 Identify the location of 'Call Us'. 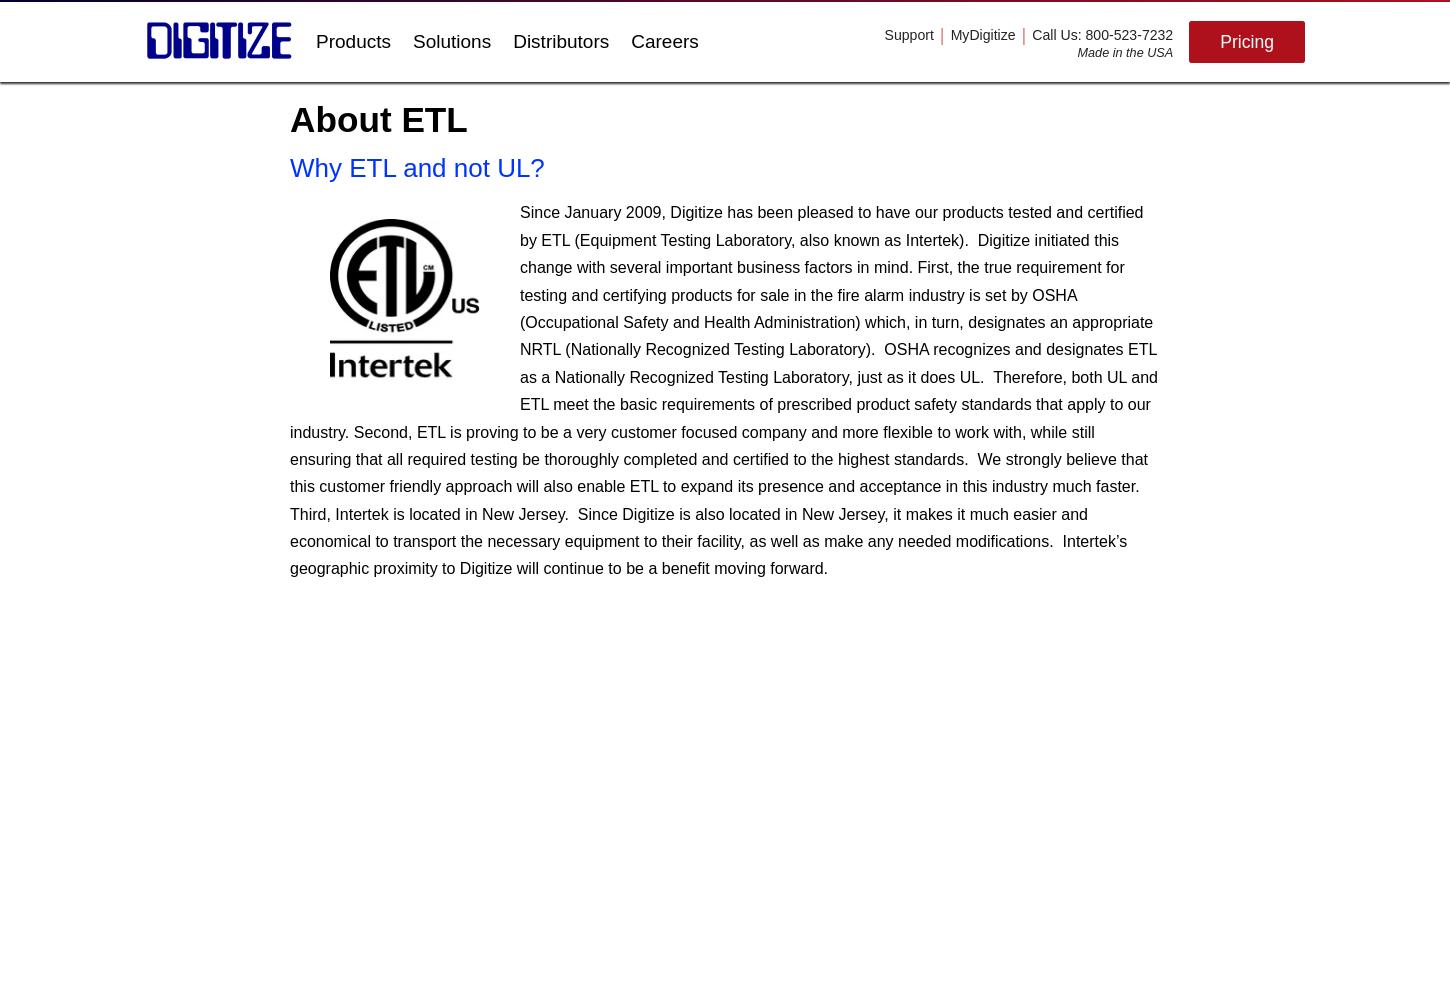
(1054, 35).